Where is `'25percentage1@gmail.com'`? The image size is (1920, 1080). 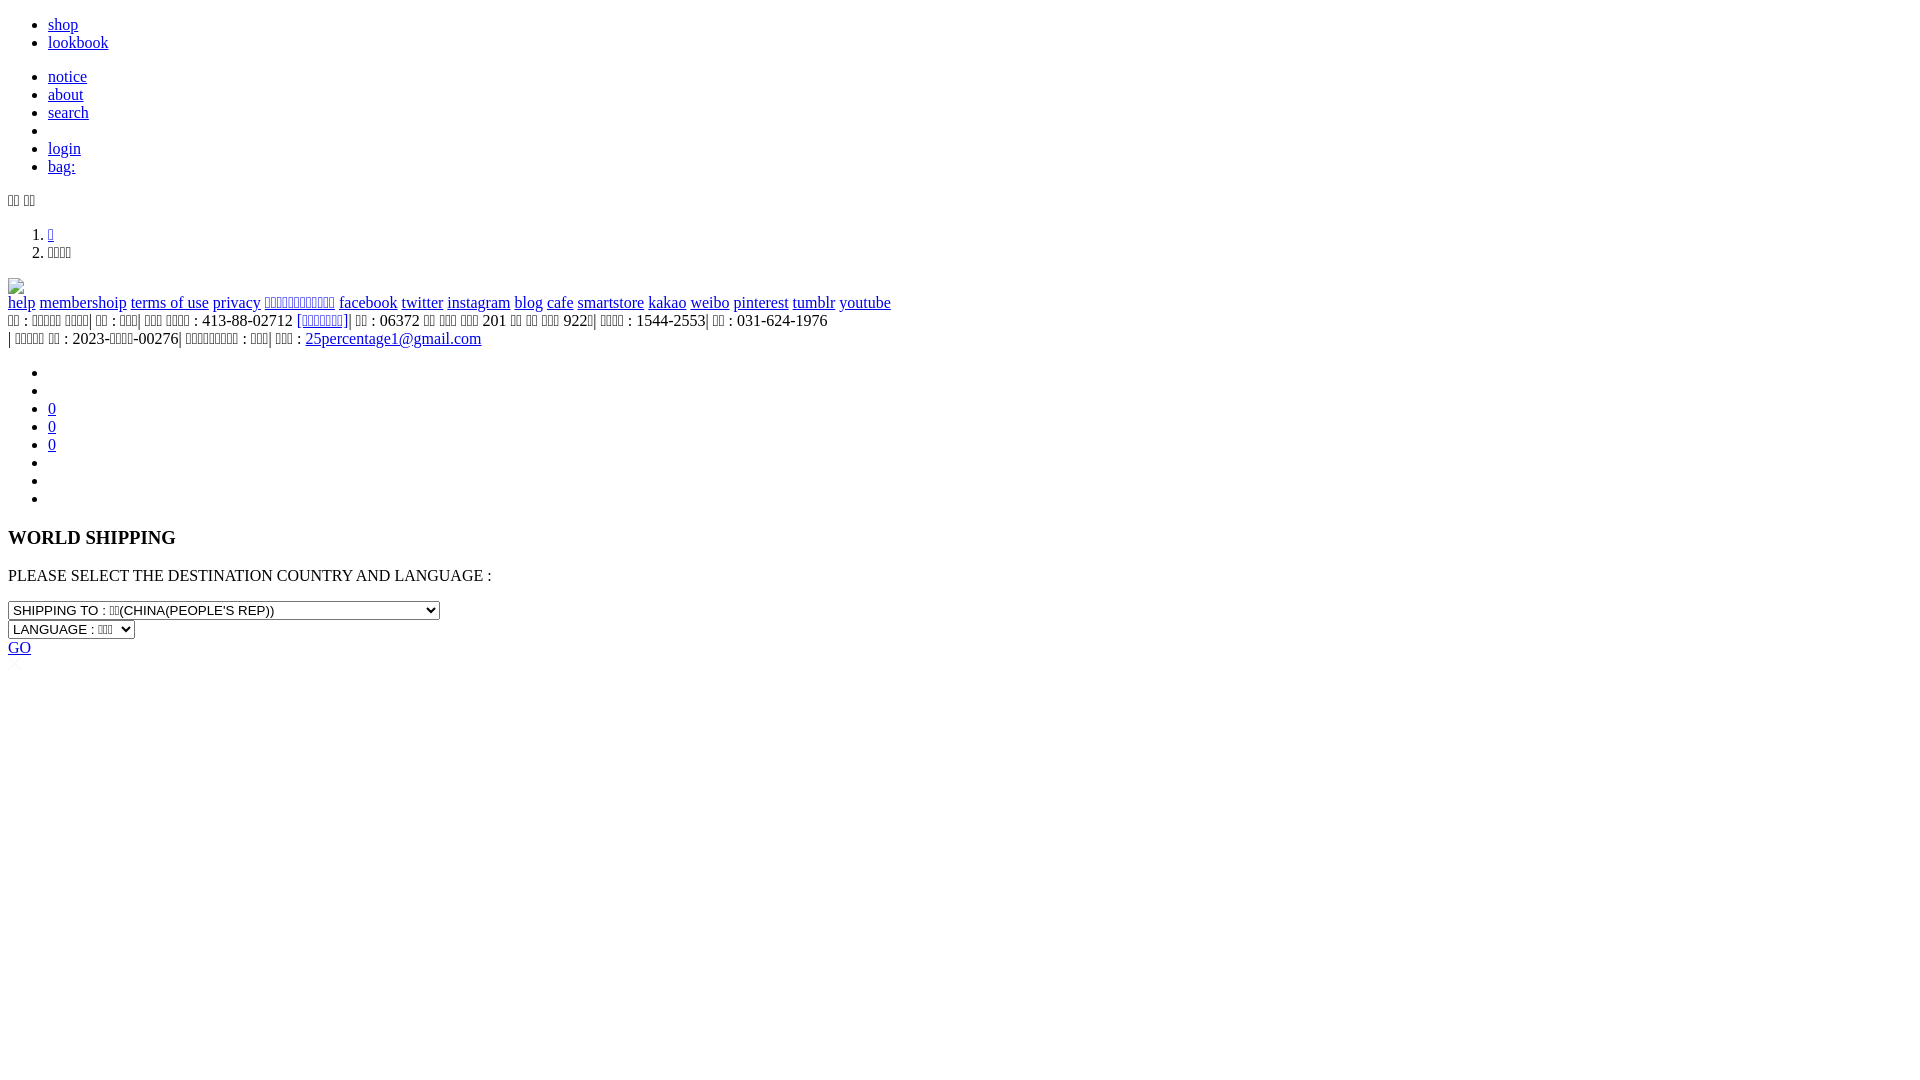 '25percentage1@gmail.com' is located at coordinates (393, 337).